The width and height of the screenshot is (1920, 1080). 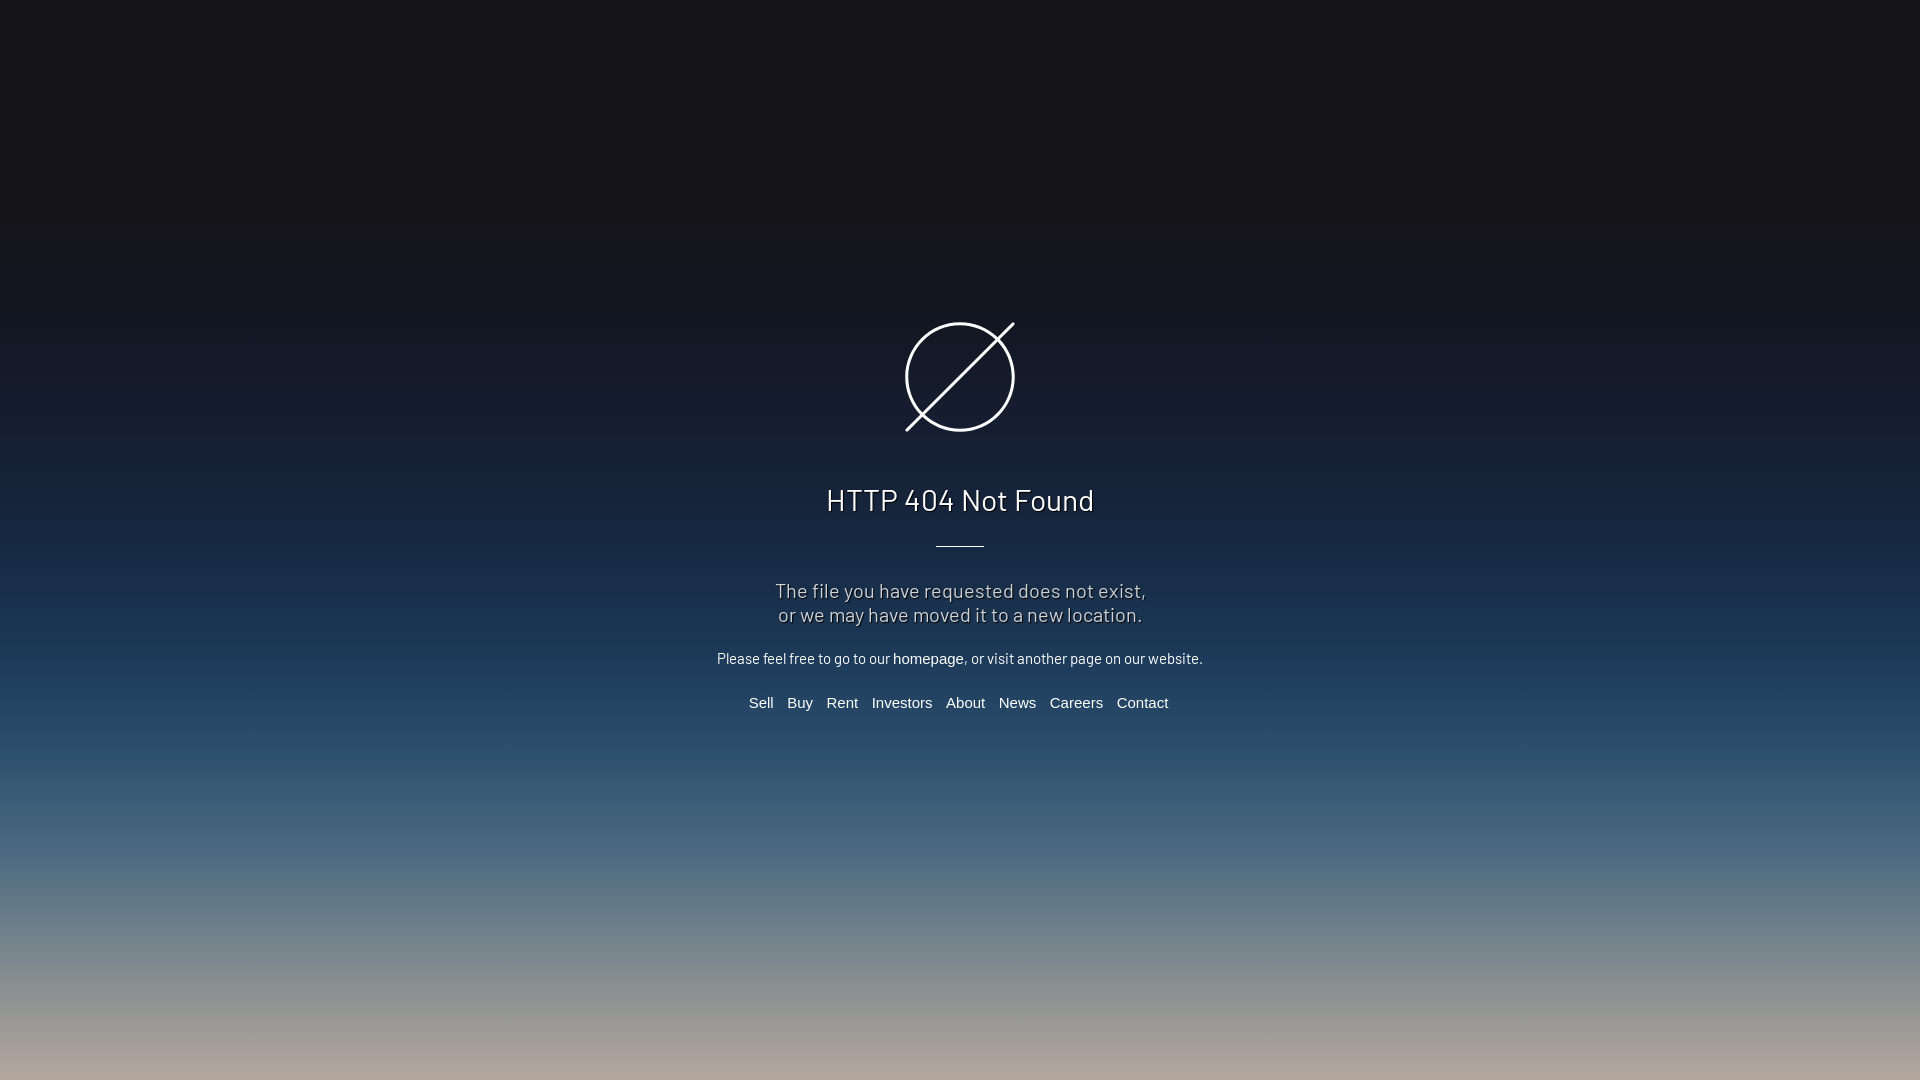 What do you see at coordinates (901, 701) in the screenshot?
I see `'Investors'` at bounding box center [901, 701].